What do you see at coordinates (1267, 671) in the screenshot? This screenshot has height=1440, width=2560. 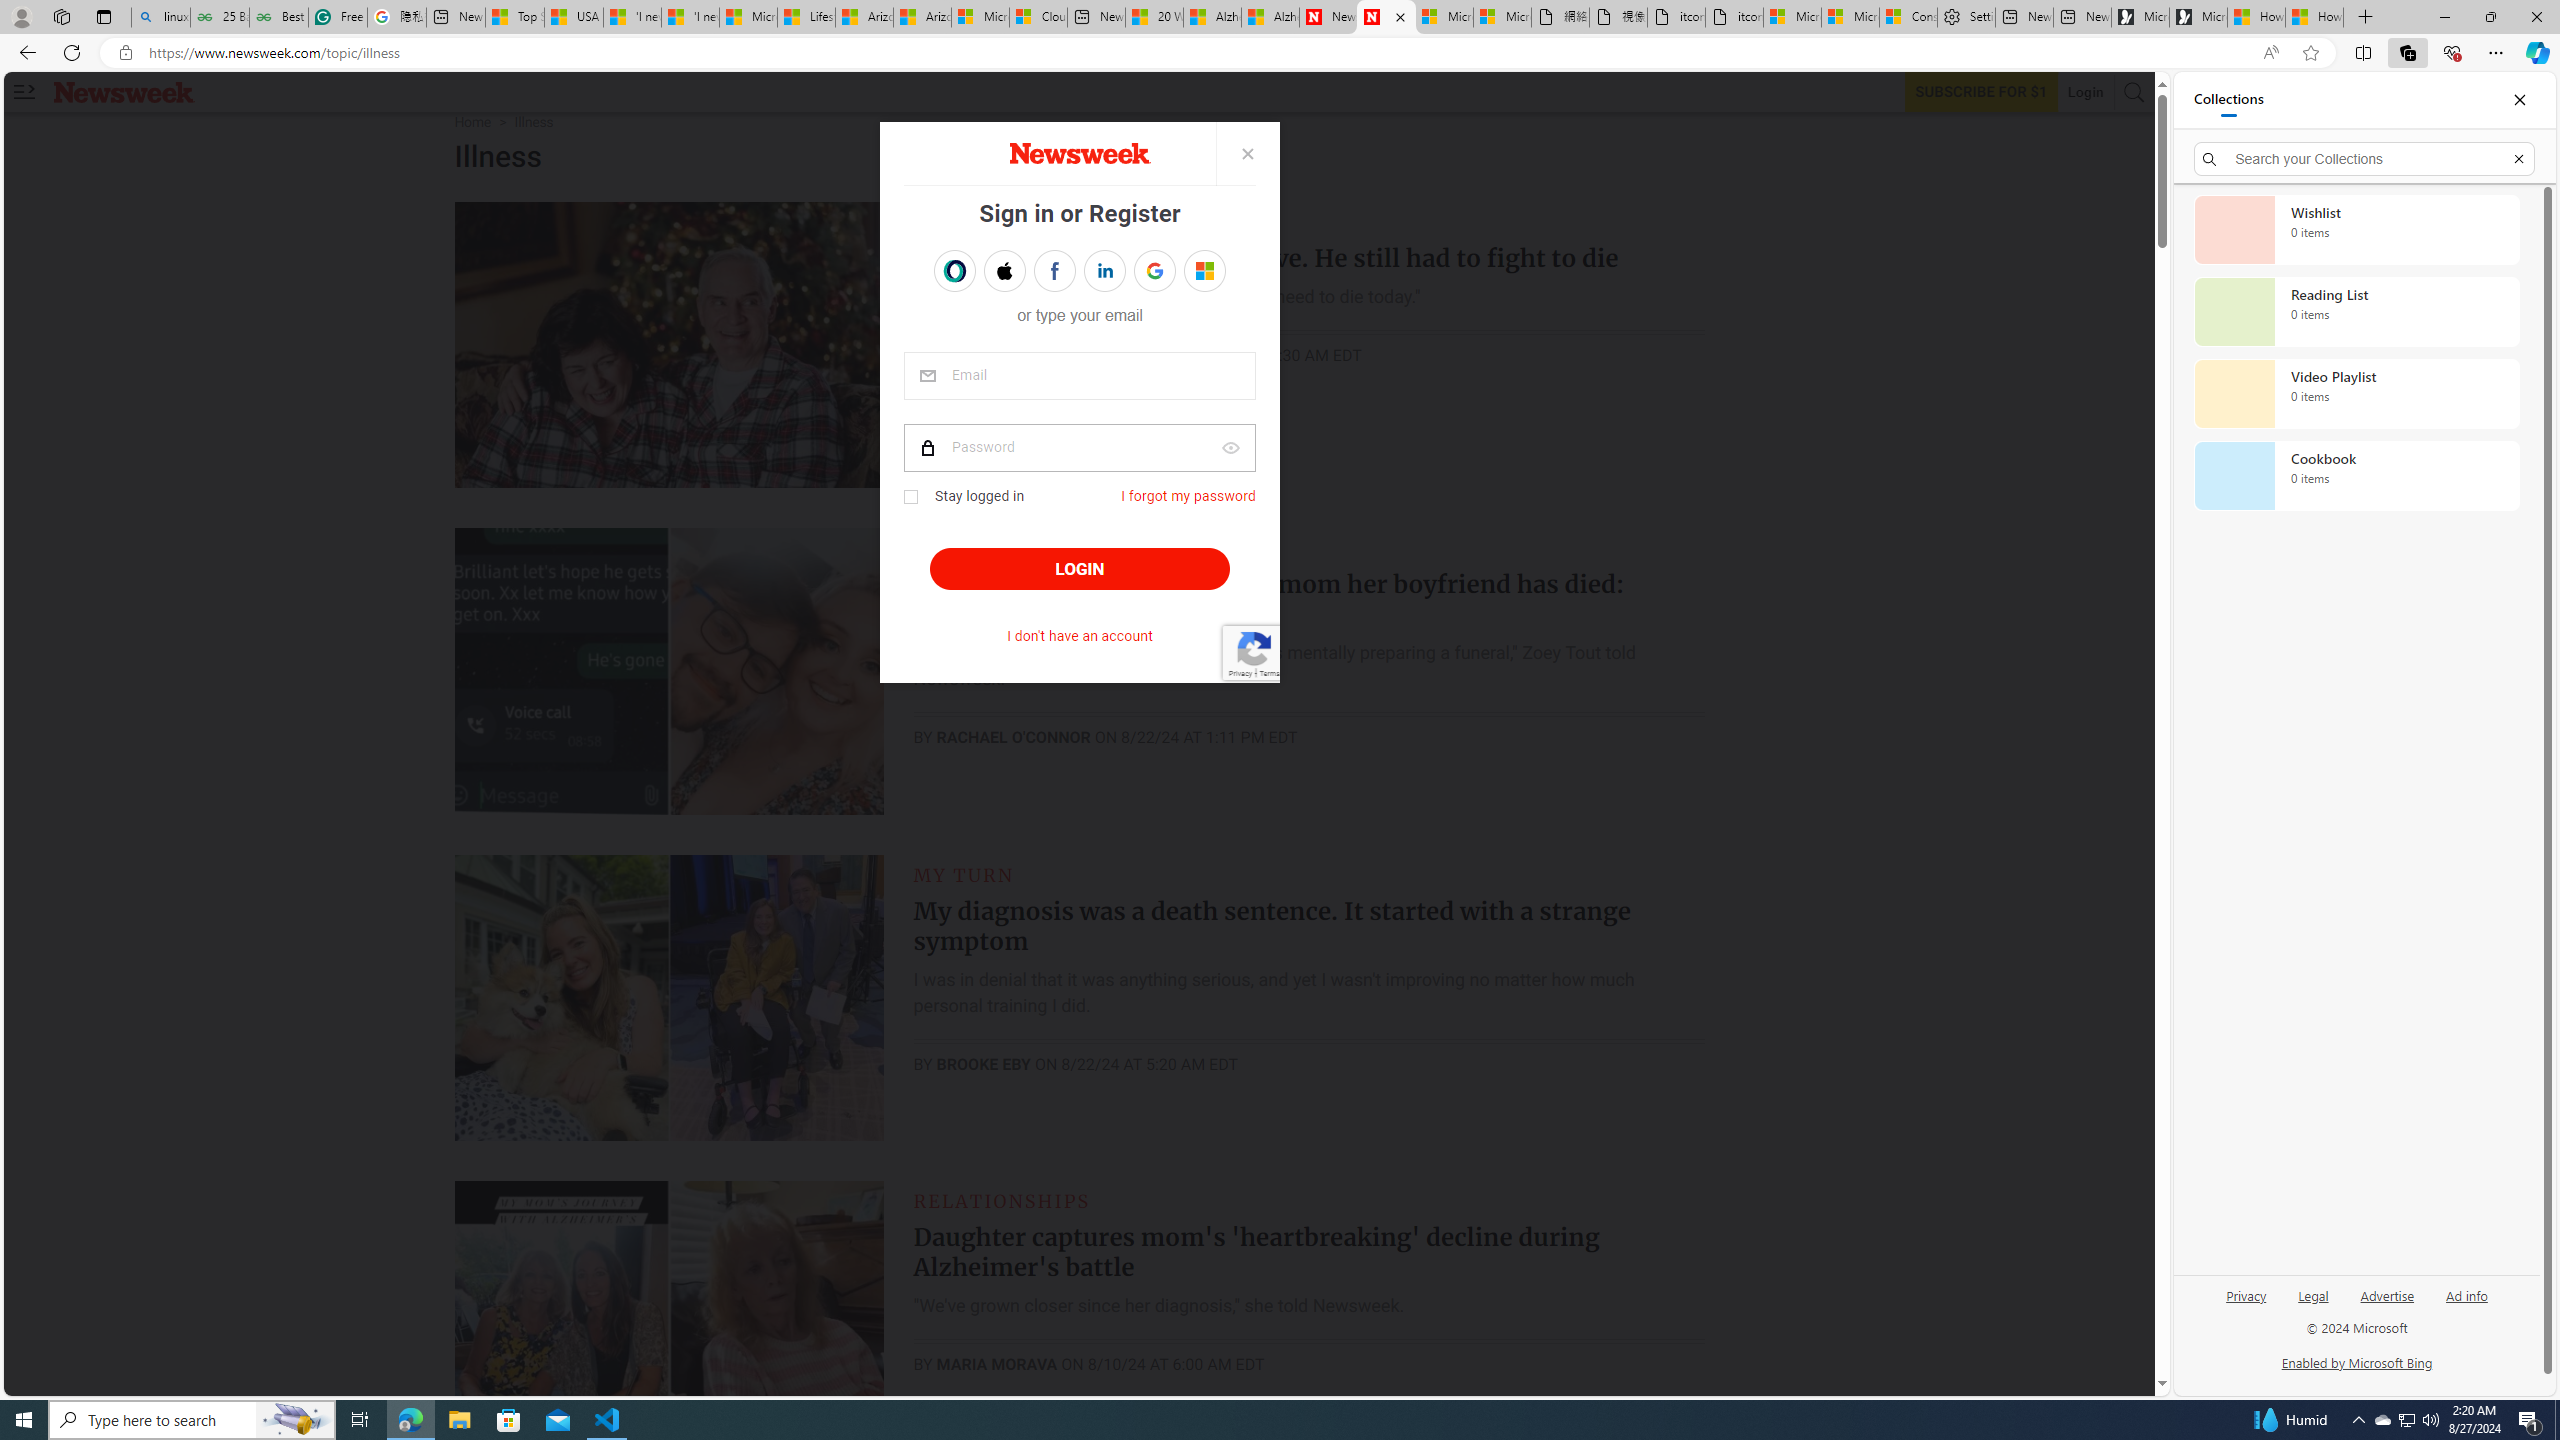 I see `'Terms'` at bounding box center [1267, 671].